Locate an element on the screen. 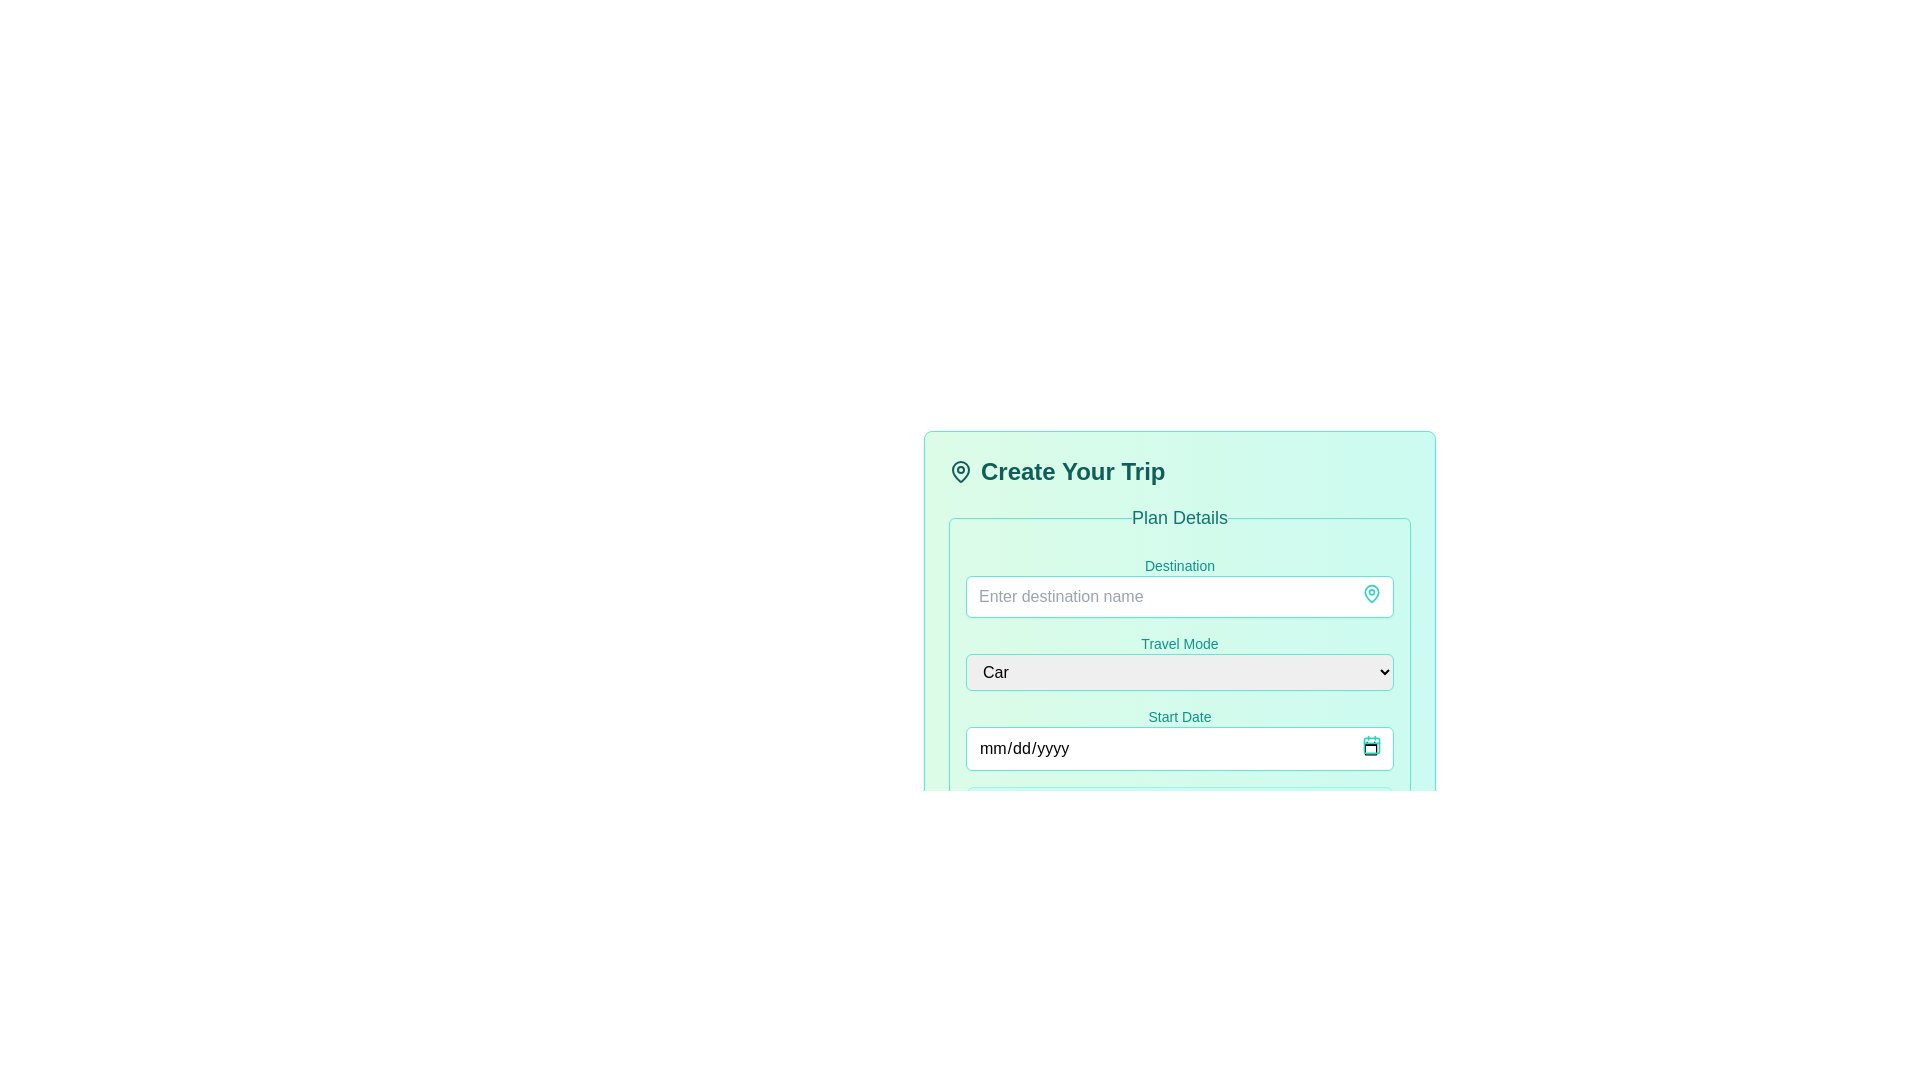  the teal map pin icon located in the header section to the left of 'Create Your Trip' is located at coordinates (960, 471).